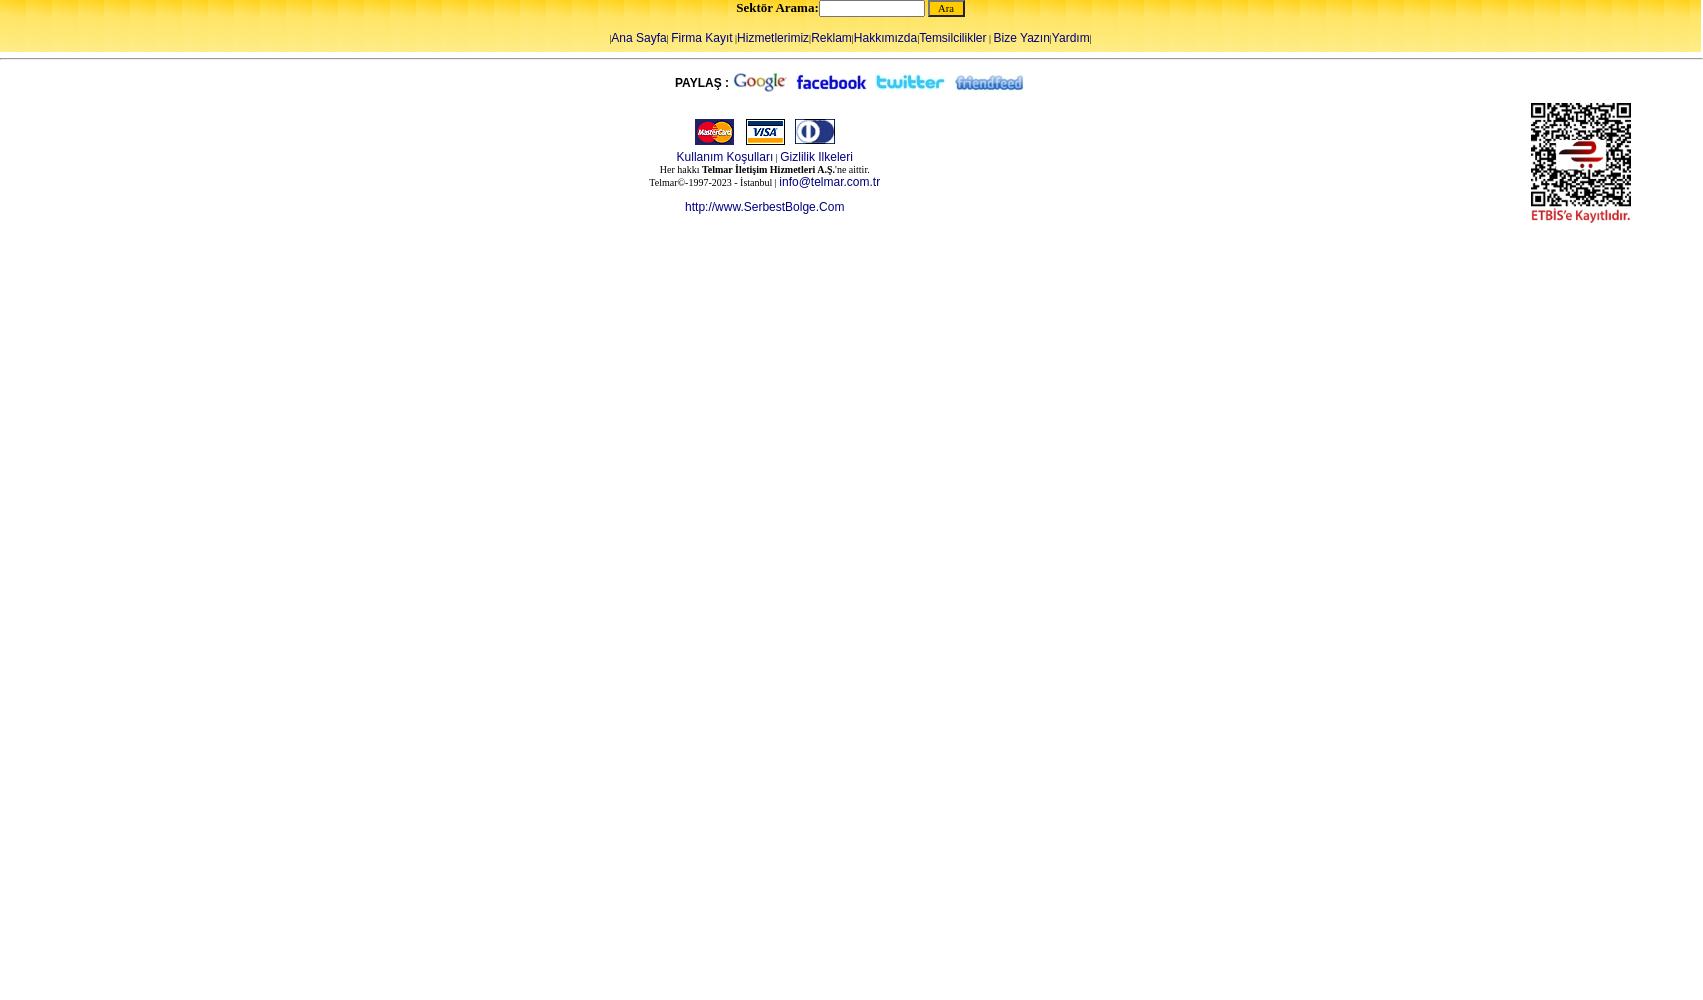 This screenshot has width=1703, height=1000. Describe the element at coordinates (1069, 38) in the screenshot. I see `'Yardım'` at that location.